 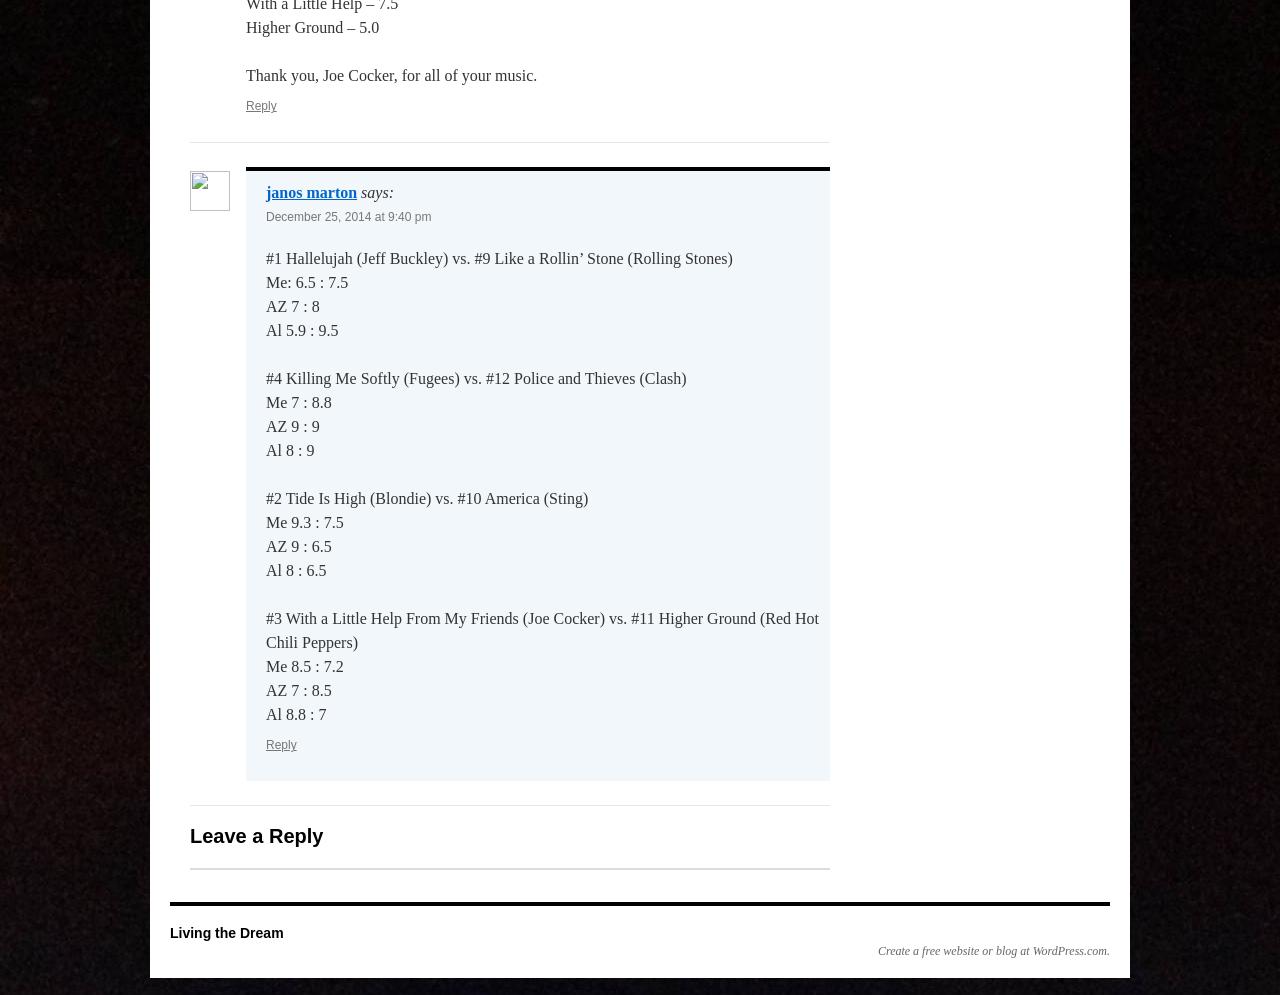 What do you see at coordinates (310, 191) in the screenshot?
I see `'janos marton'` at bounding box center [310, 191].